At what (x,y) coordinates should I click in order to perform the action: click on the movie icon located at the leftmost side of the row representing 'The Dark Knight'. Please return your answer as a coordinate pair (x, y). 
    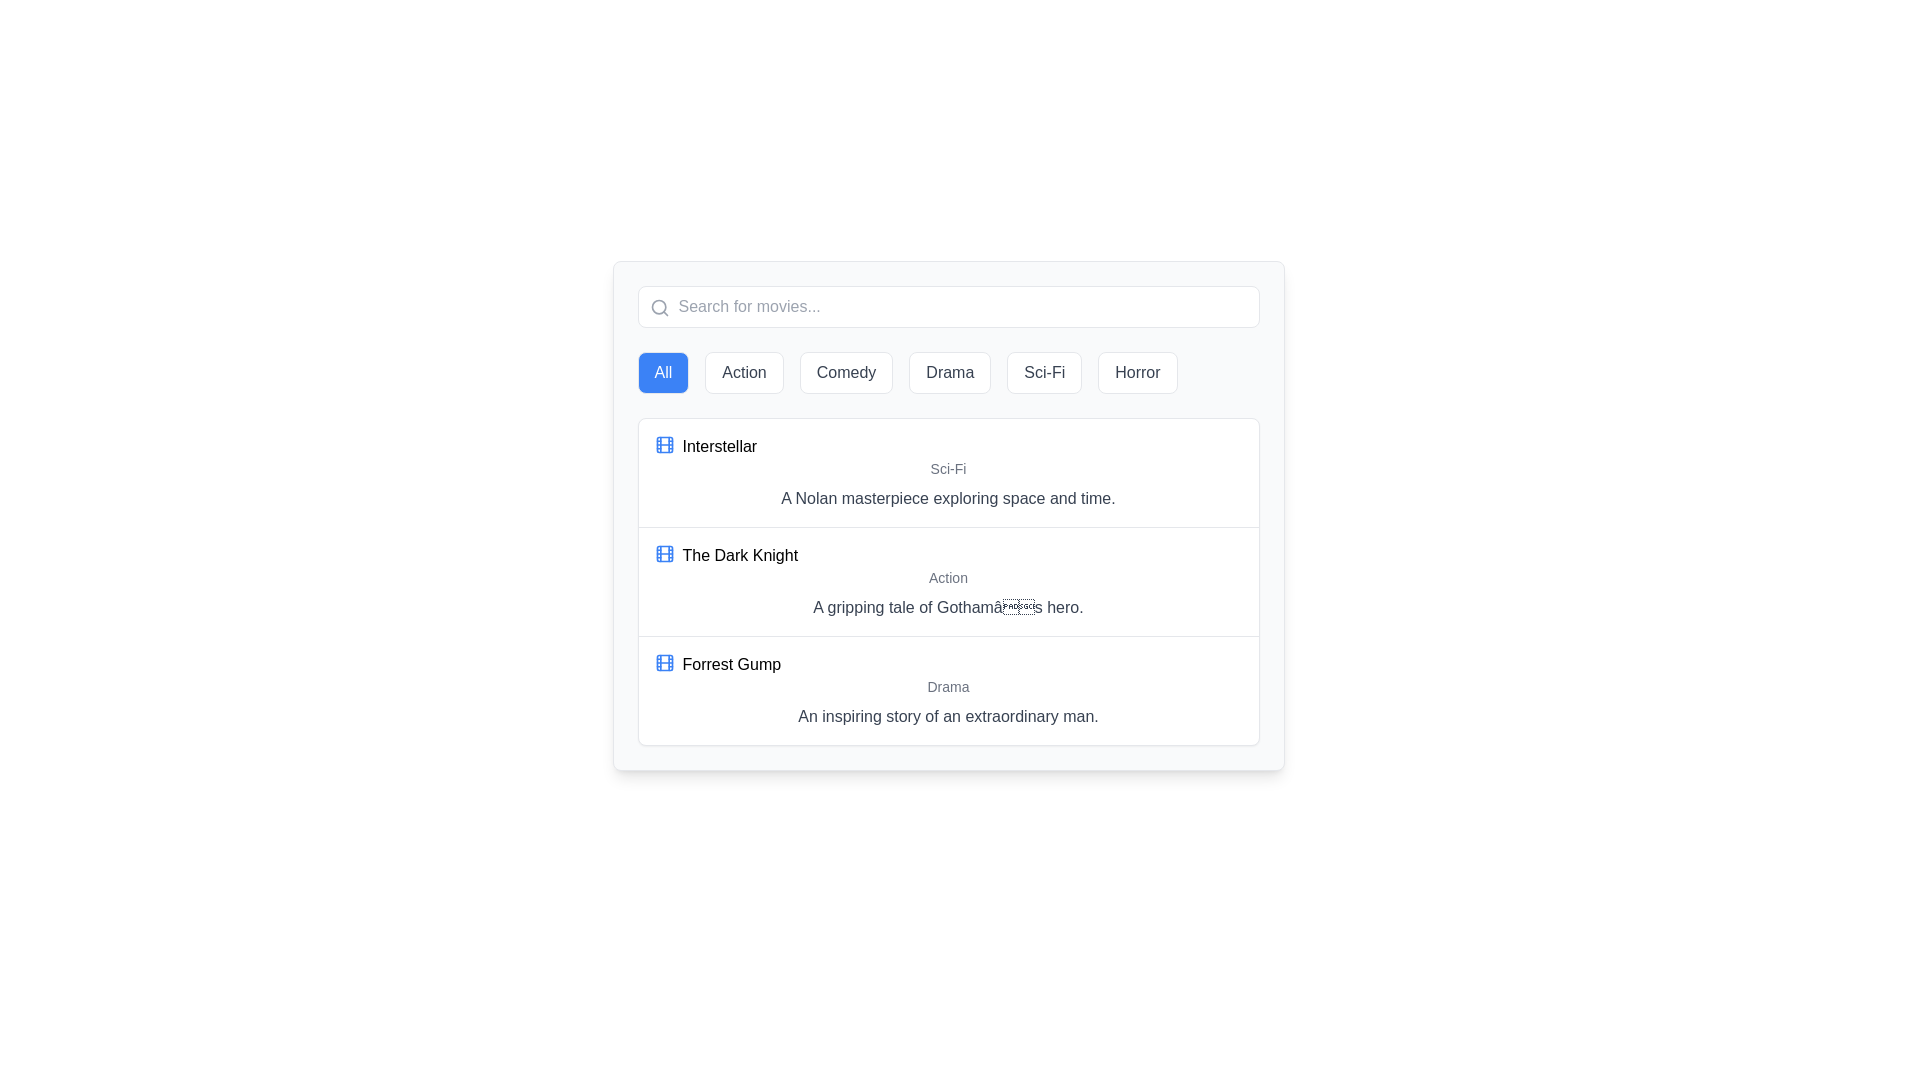
    Looking at the image, I should click on (664, 554).